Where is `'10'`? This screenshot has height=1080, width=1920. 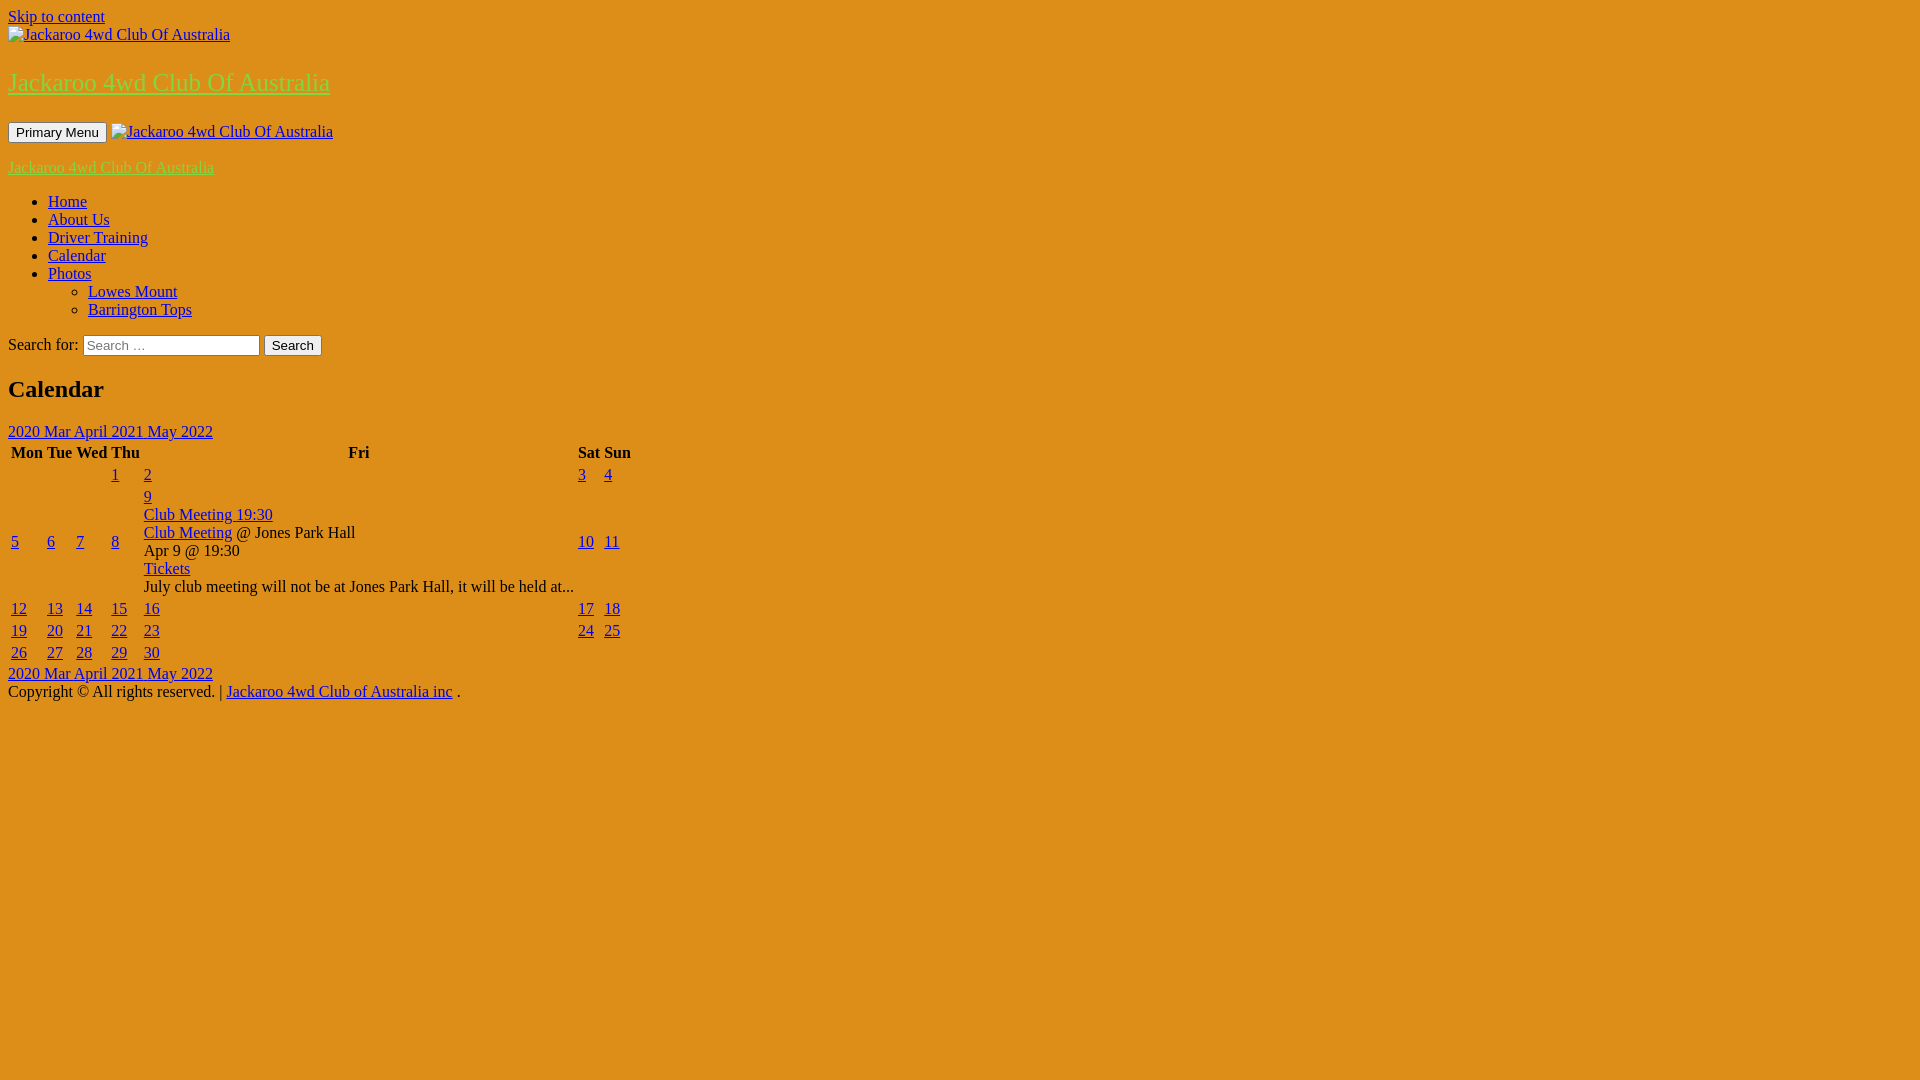
'10' is located at coordinates (576, 541).